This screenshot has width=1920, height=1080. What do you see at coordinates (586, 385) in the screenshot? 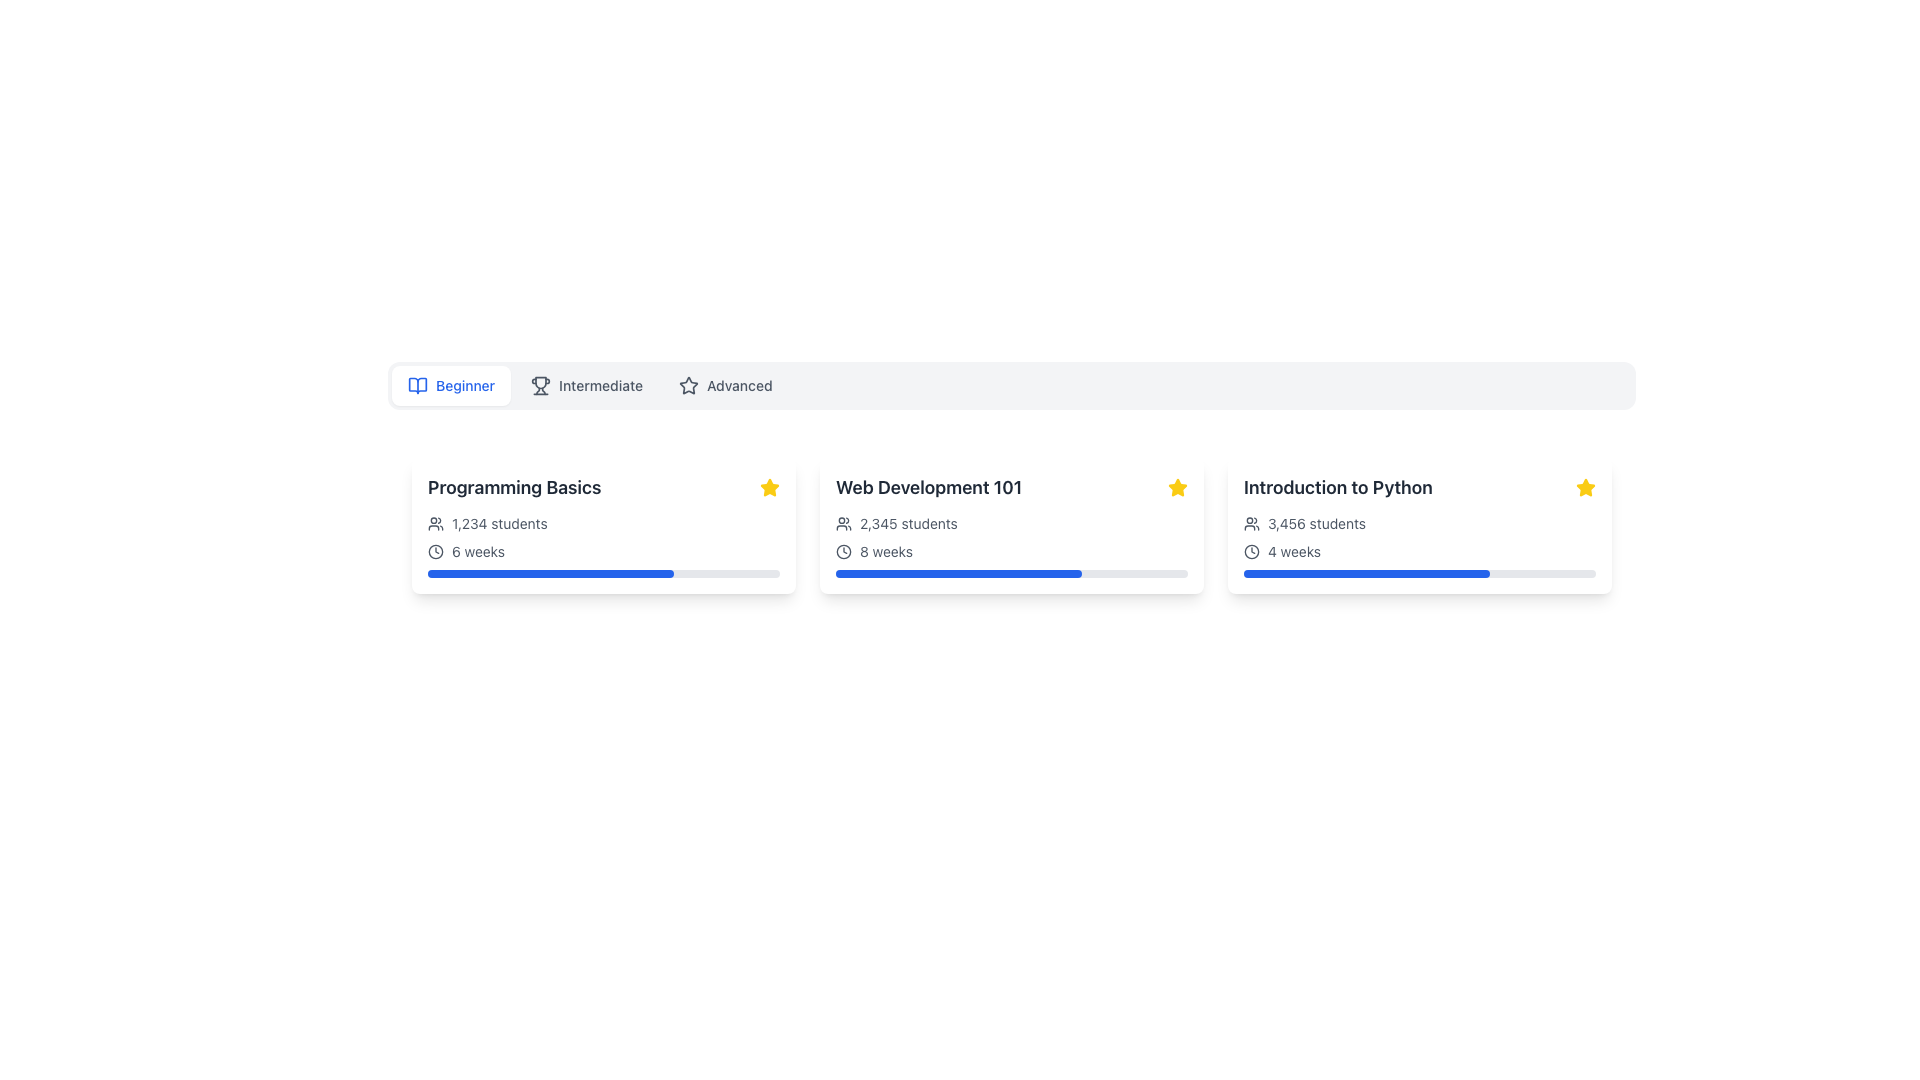
I see `the 'Intermediate' button, which is the second option in the selection bar` at bounding box center [586, 385].